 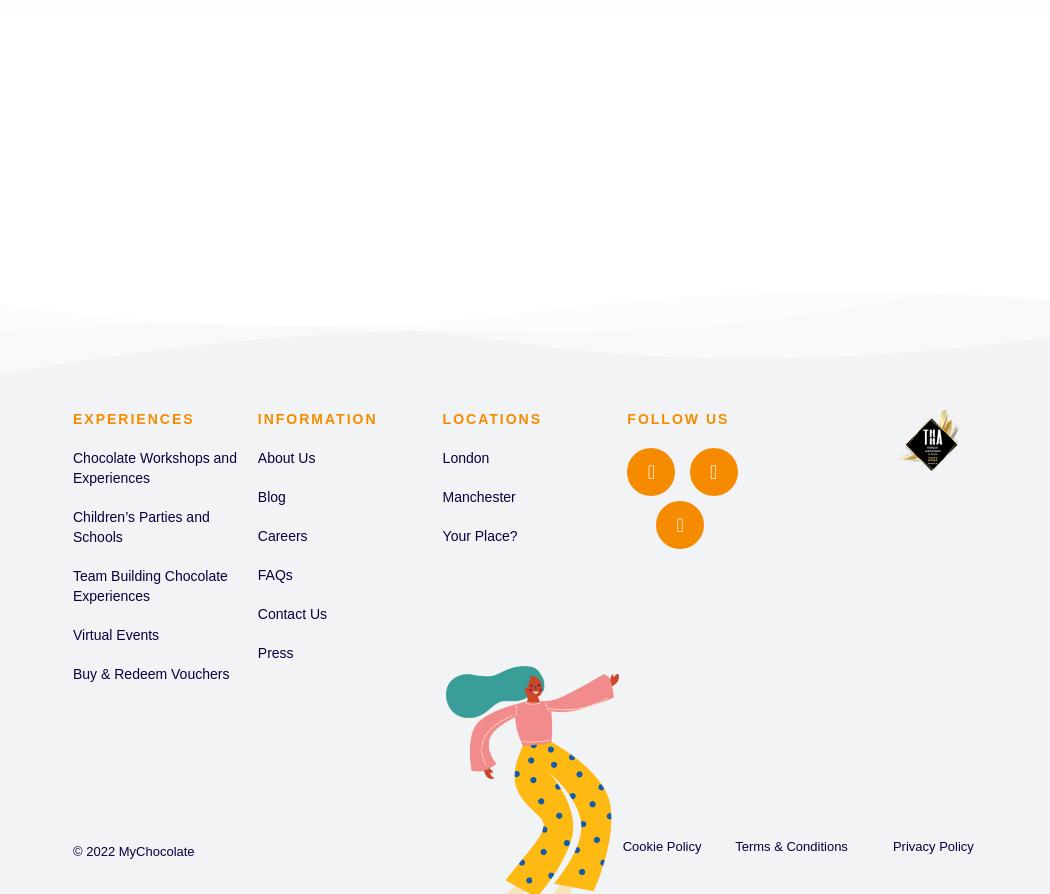 What do you see at coordinates (789, 844) in the screenshot?
I see `'Terms & Conditions'` at bounding box center [789, 844].